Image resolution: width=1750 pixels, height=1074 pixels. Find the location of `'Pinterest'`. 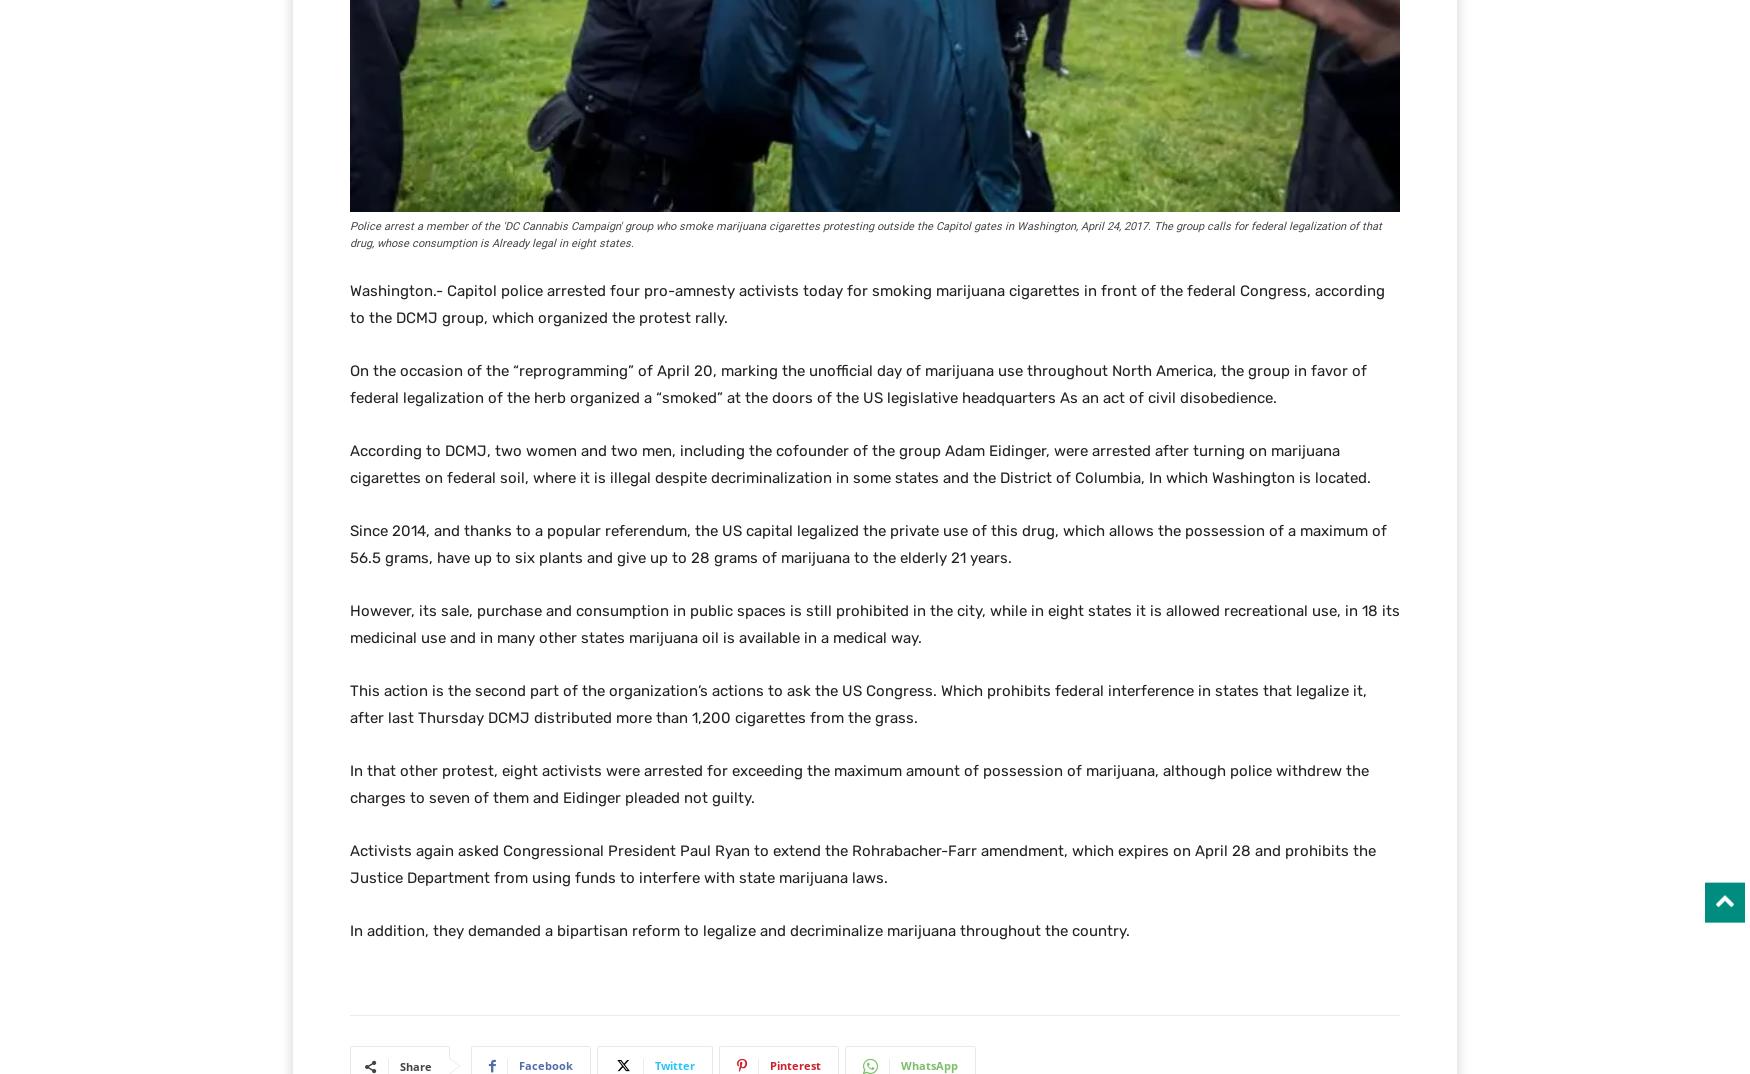

'Pinterest' is located at coordinates (794, 1065).